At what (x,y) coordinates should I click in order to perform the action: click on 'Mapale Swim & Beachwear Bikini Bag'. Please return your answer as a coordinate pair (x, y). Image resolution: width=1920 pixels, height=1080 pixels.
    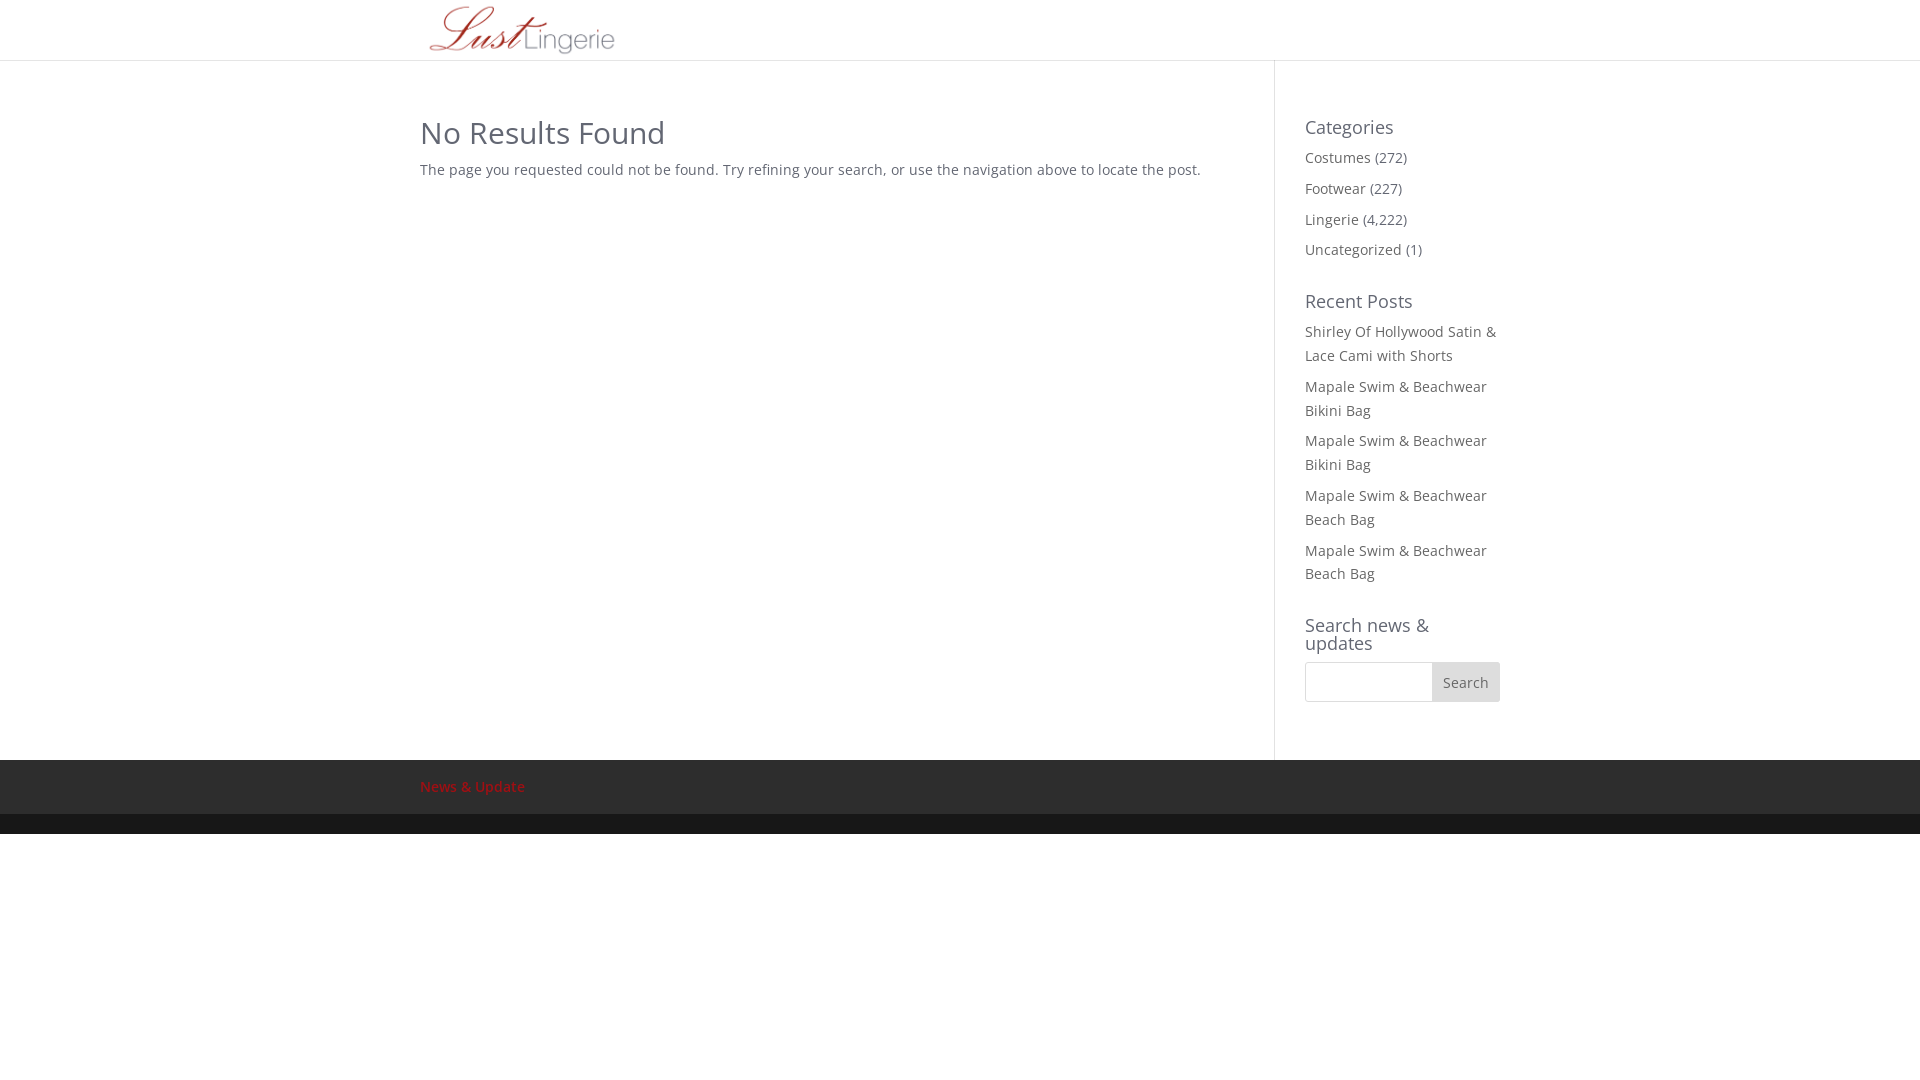
    Looking at the image, I should click on (1395, 452).